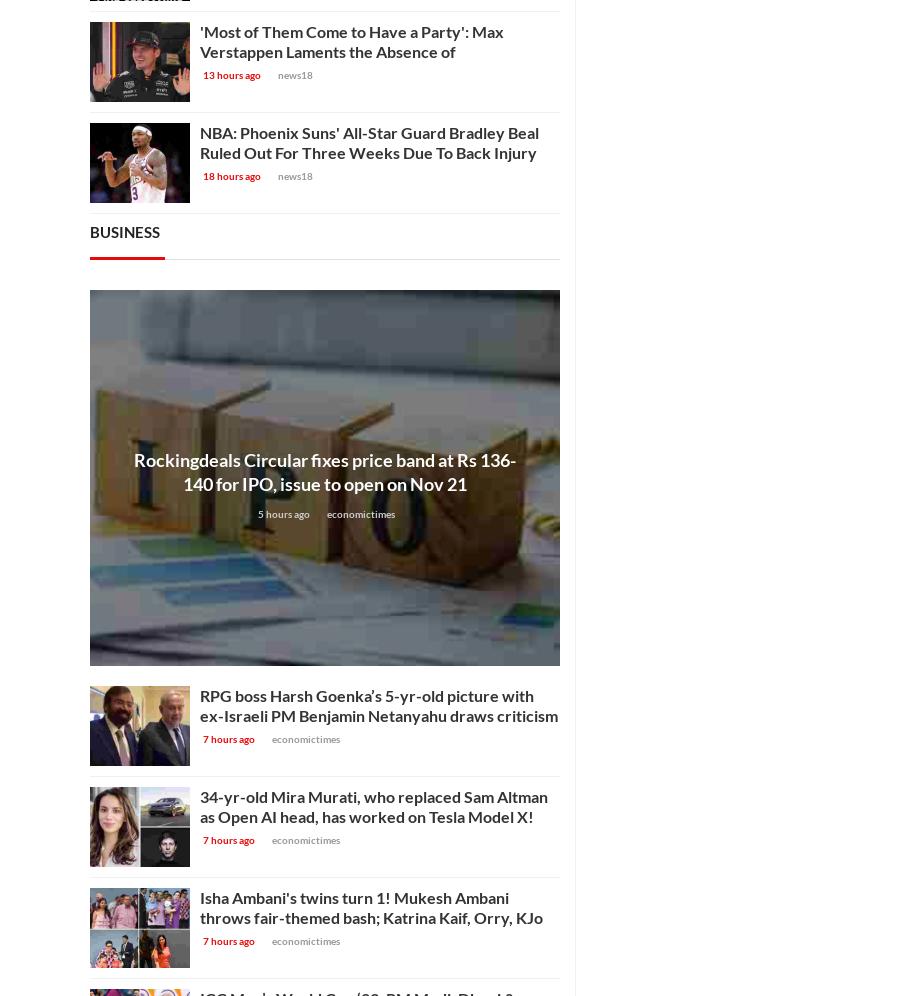 This screenshot has width=900, height=996. What do you see at coordinates (351, 50) in the screenshot?
I see `''Most of Them Come to Have a Party': Max Verstappen Laments the Absence of Knowledgeable Racing Fans in Las Vegas'` at bounding box center [351, 50].